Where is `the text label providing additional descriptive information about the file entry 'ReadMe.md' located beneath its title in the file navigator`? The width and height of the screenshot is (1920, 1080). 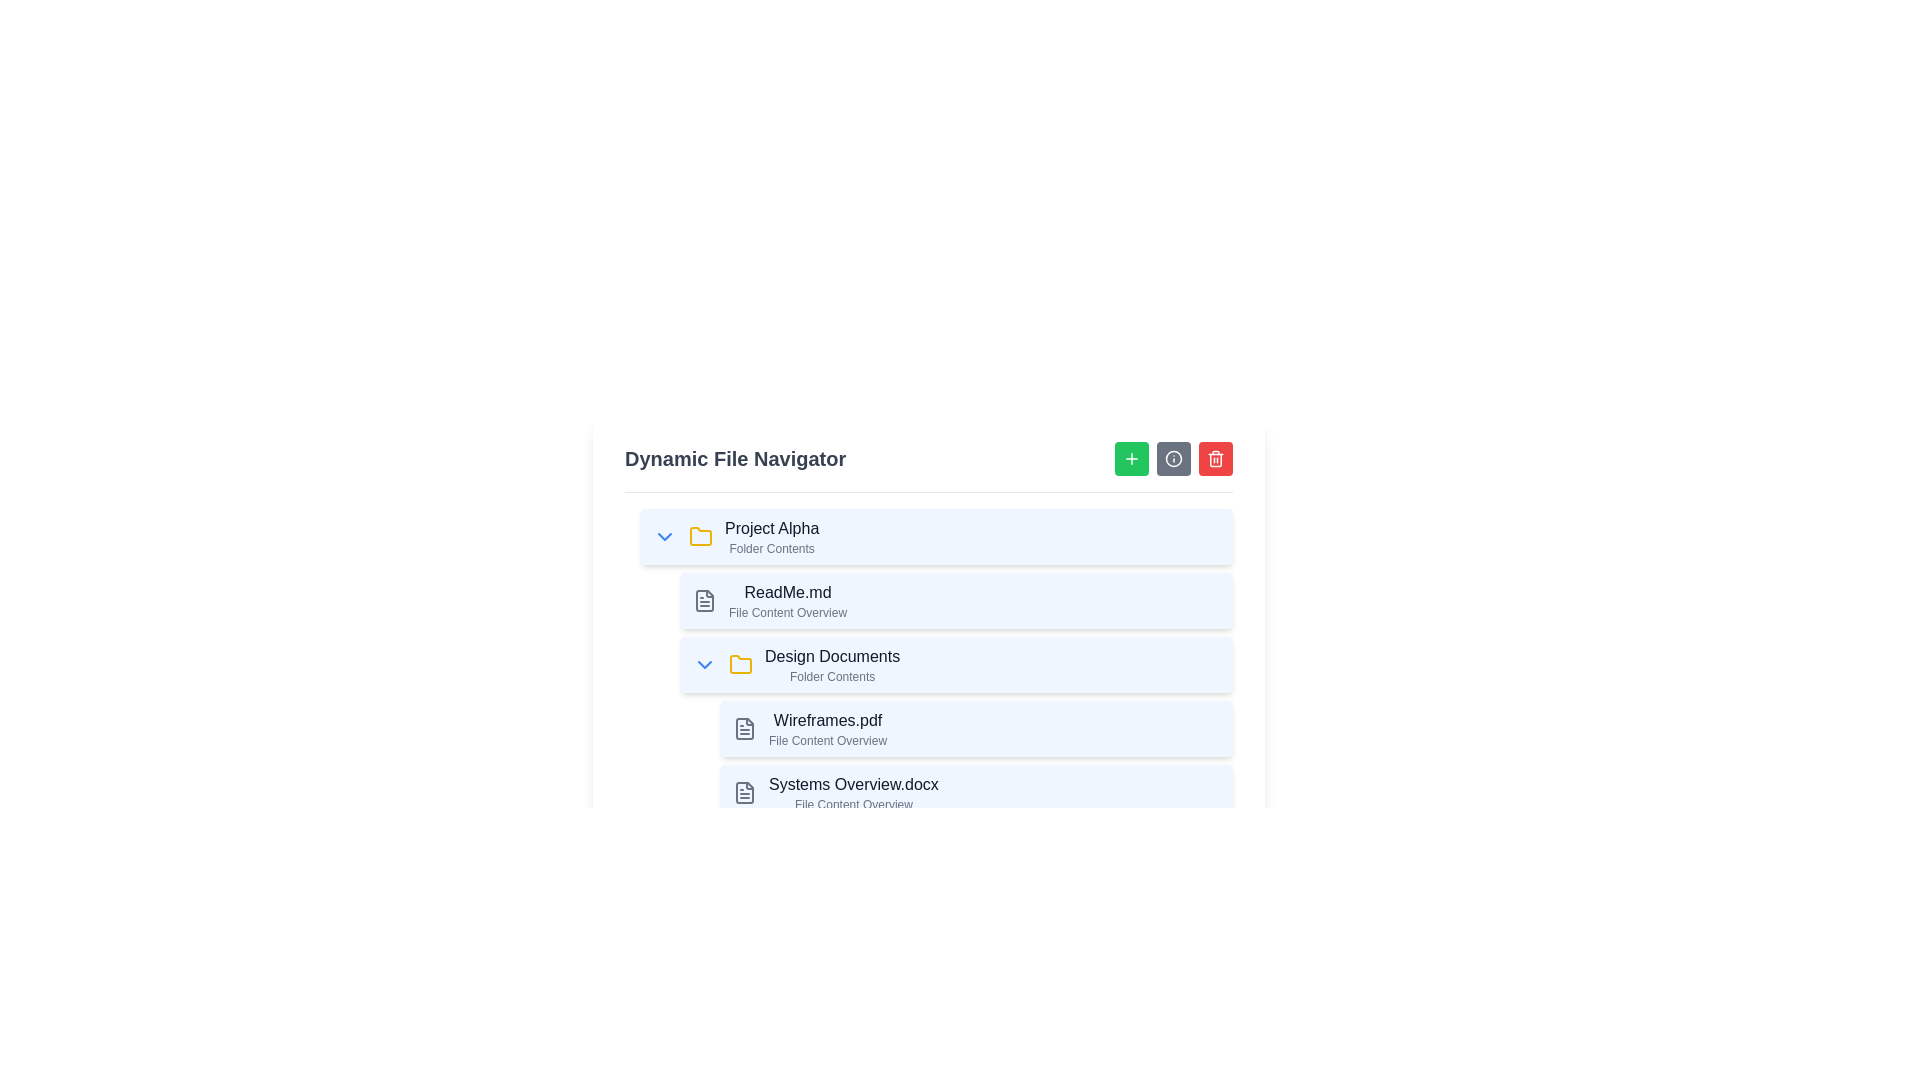
the text label providing additional descriptive information about the file entry 'ReadMe.md' located beneath its title in the file navigator is located at coordinates (786, 612).